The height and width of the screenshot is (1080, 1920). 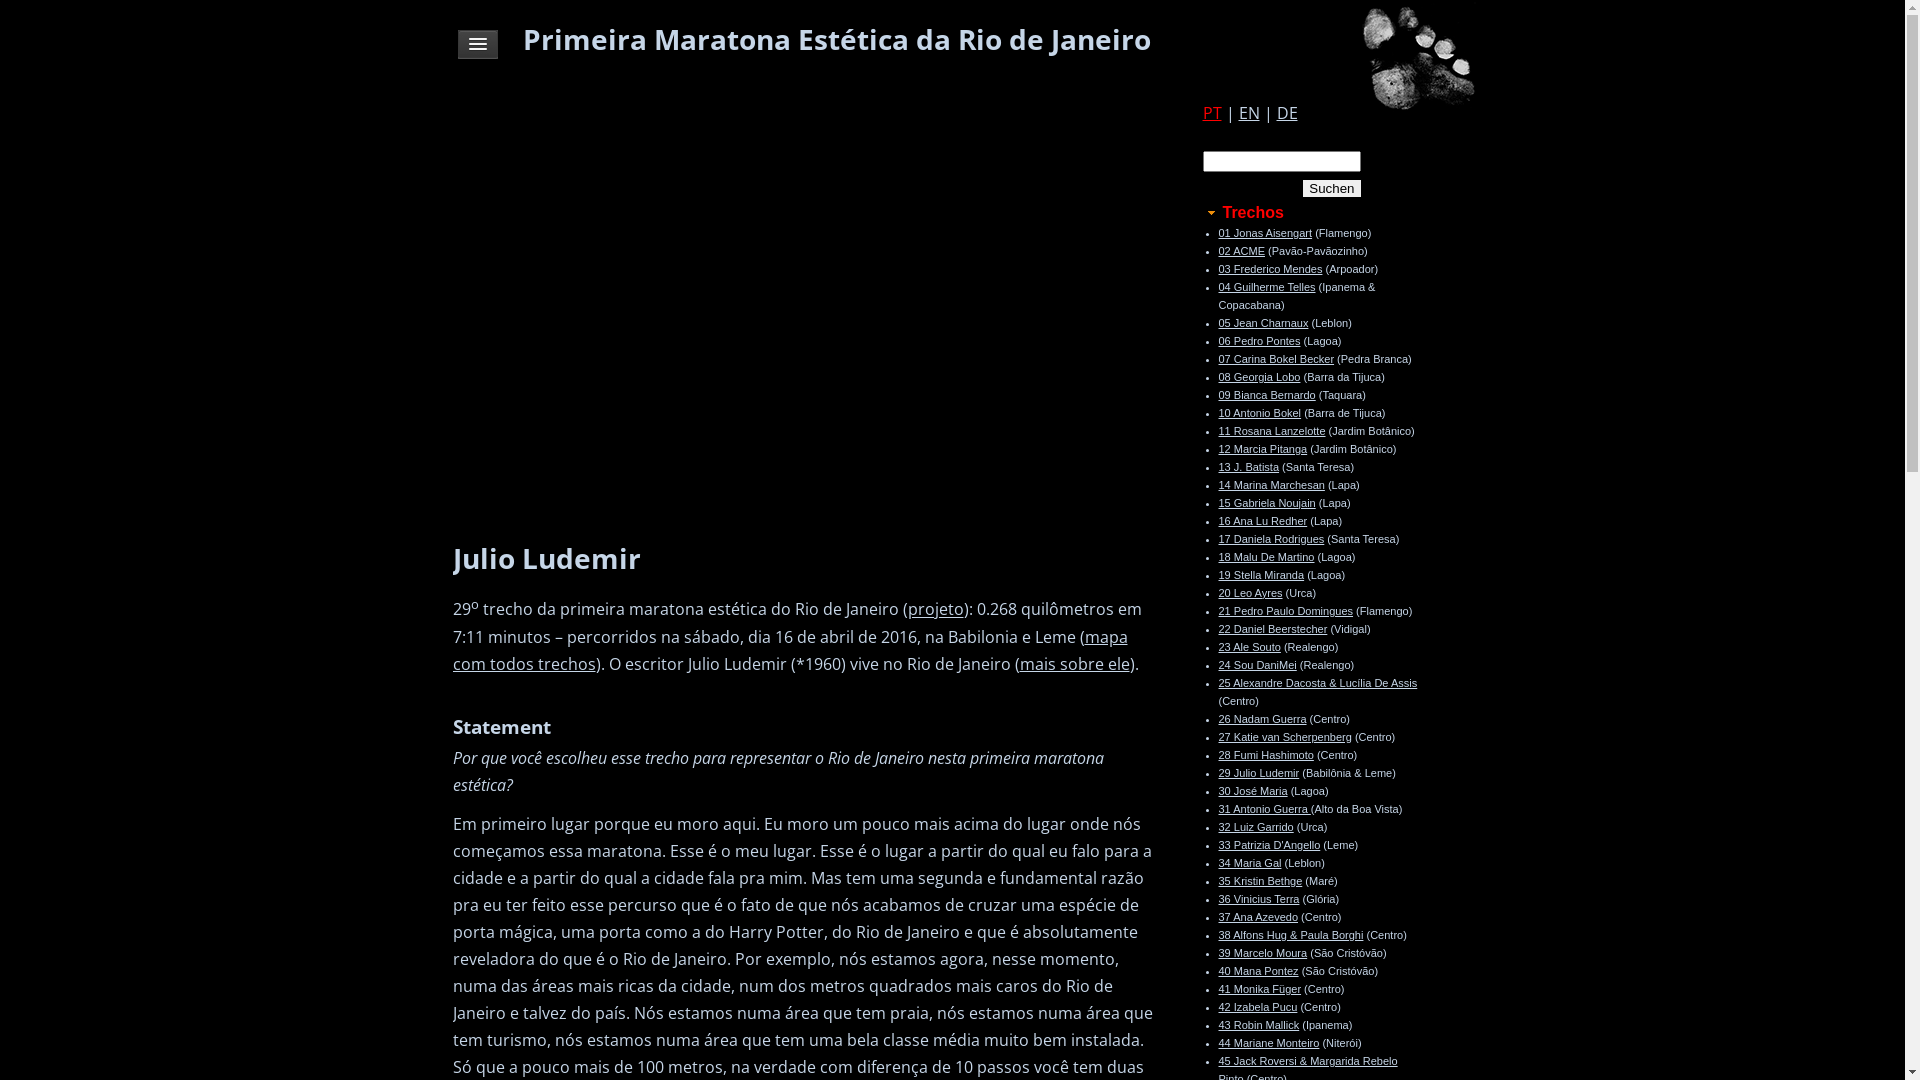 What do you see at coordinates (1256, 664) in the screenshot?
I see `'24 Sou DaniMei'` at bounding box center [1256, 664].